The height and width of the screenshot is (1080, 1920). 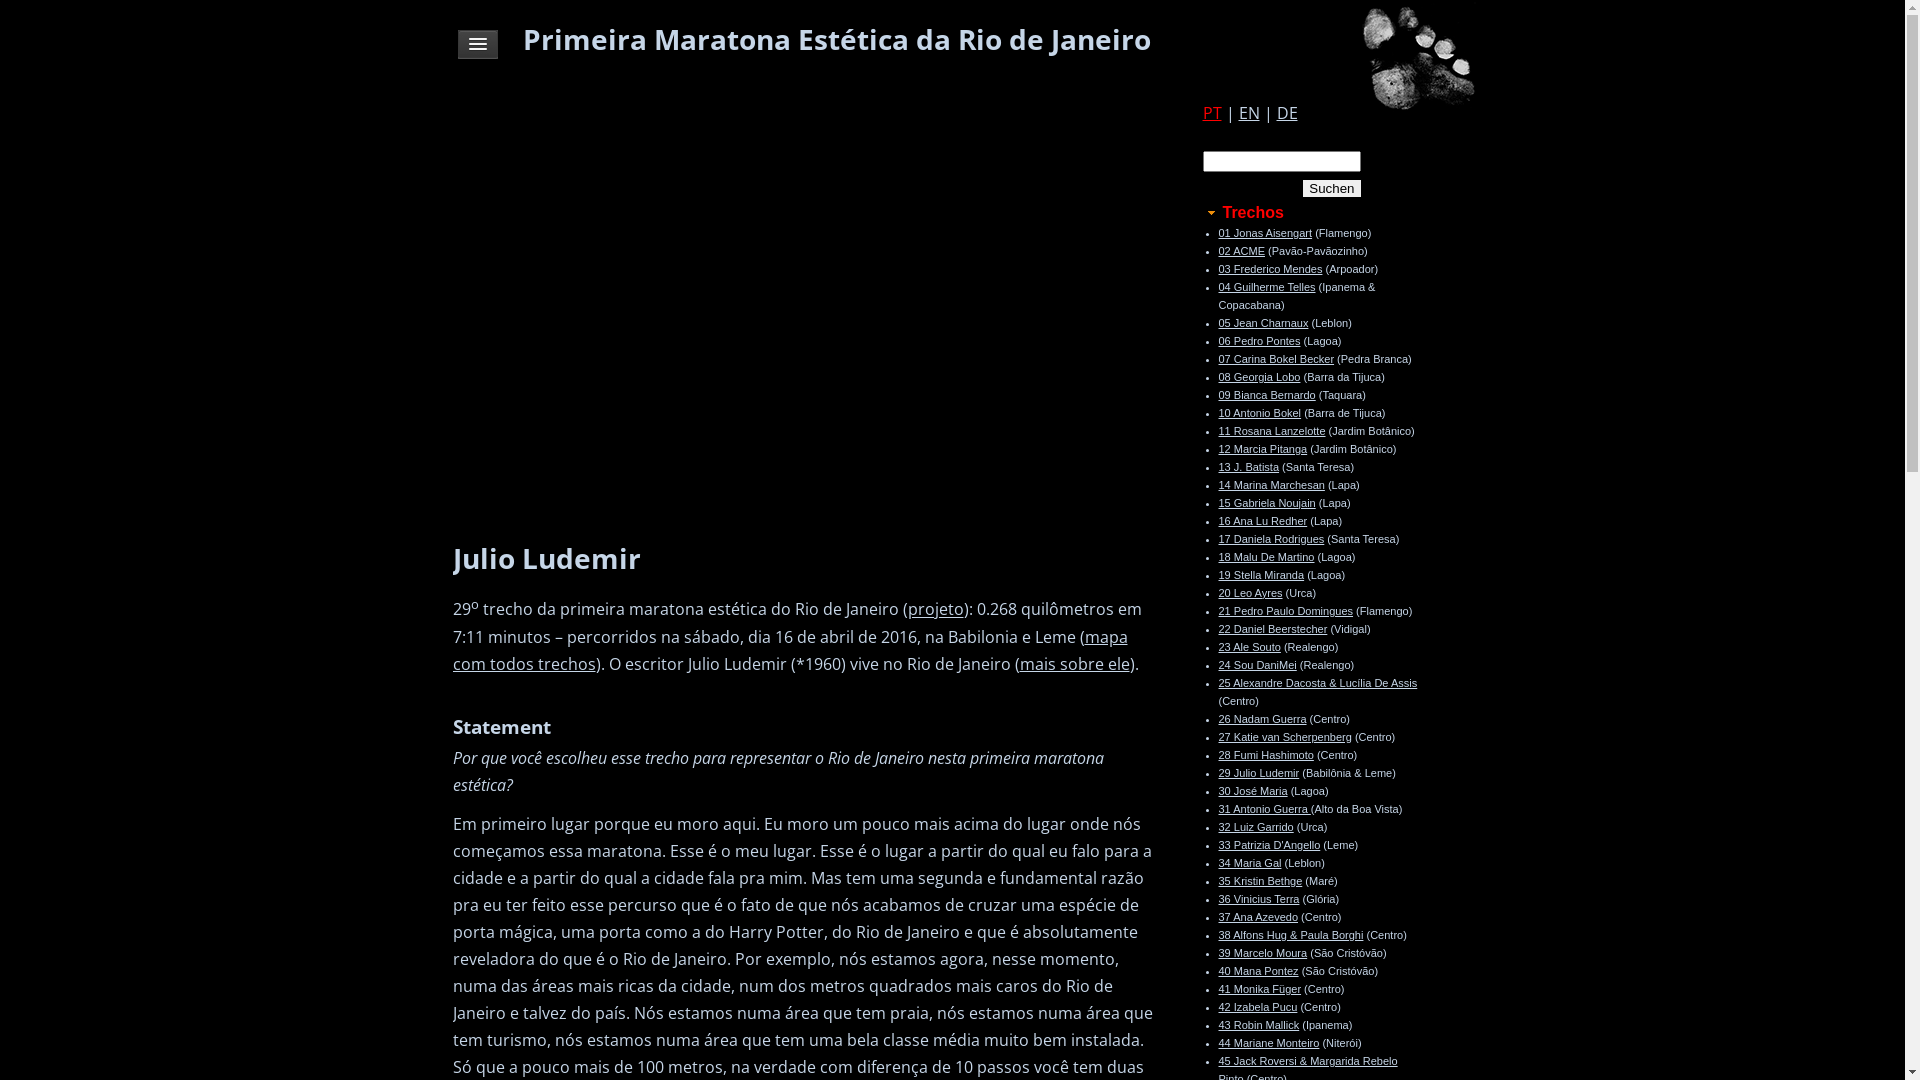 What do you see at coordinates (1256, 664) in the screenshot?
I see `'24 Sou DaniMei'` at bounding box center [1256, 664].